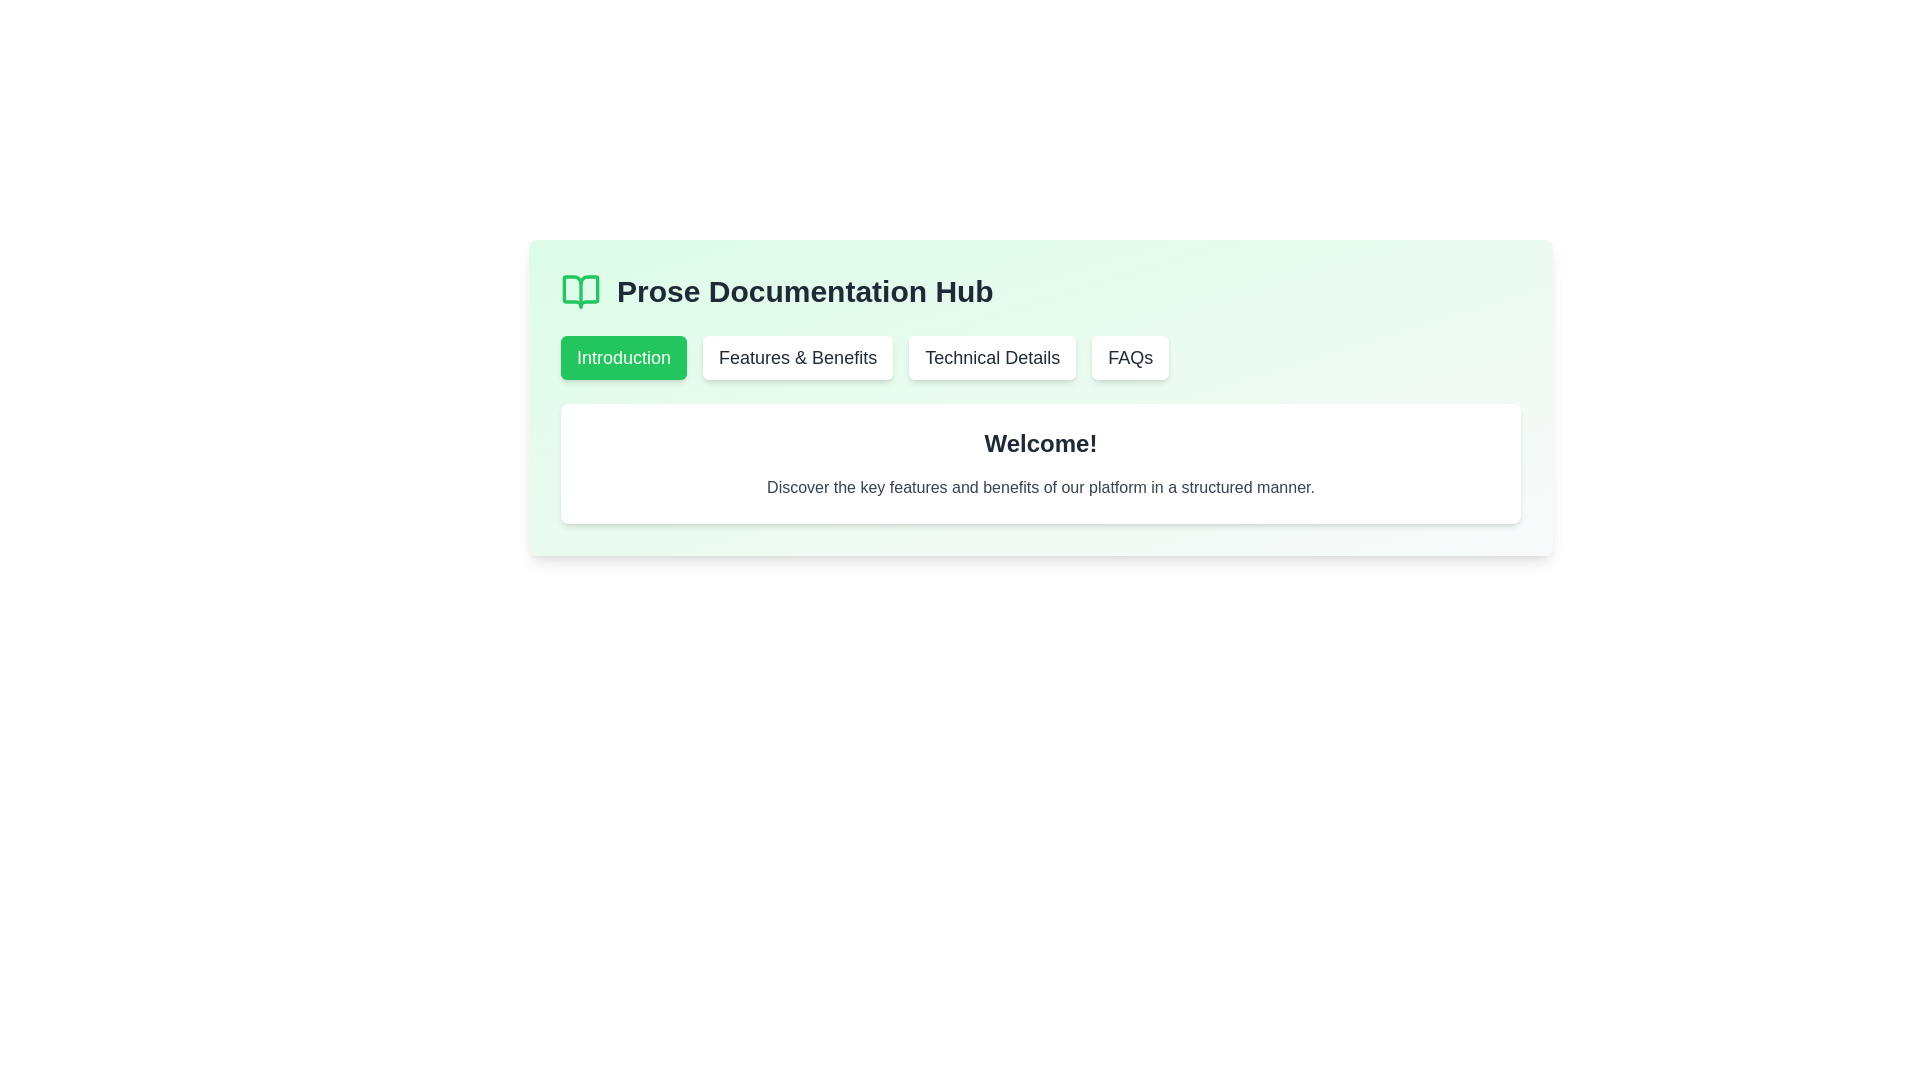  Describe the element at coordinates (1040, 357) in the screenshot. I see `the buttons in the Navigation bar located within the 'Prose Documentation Hub'` at that location.